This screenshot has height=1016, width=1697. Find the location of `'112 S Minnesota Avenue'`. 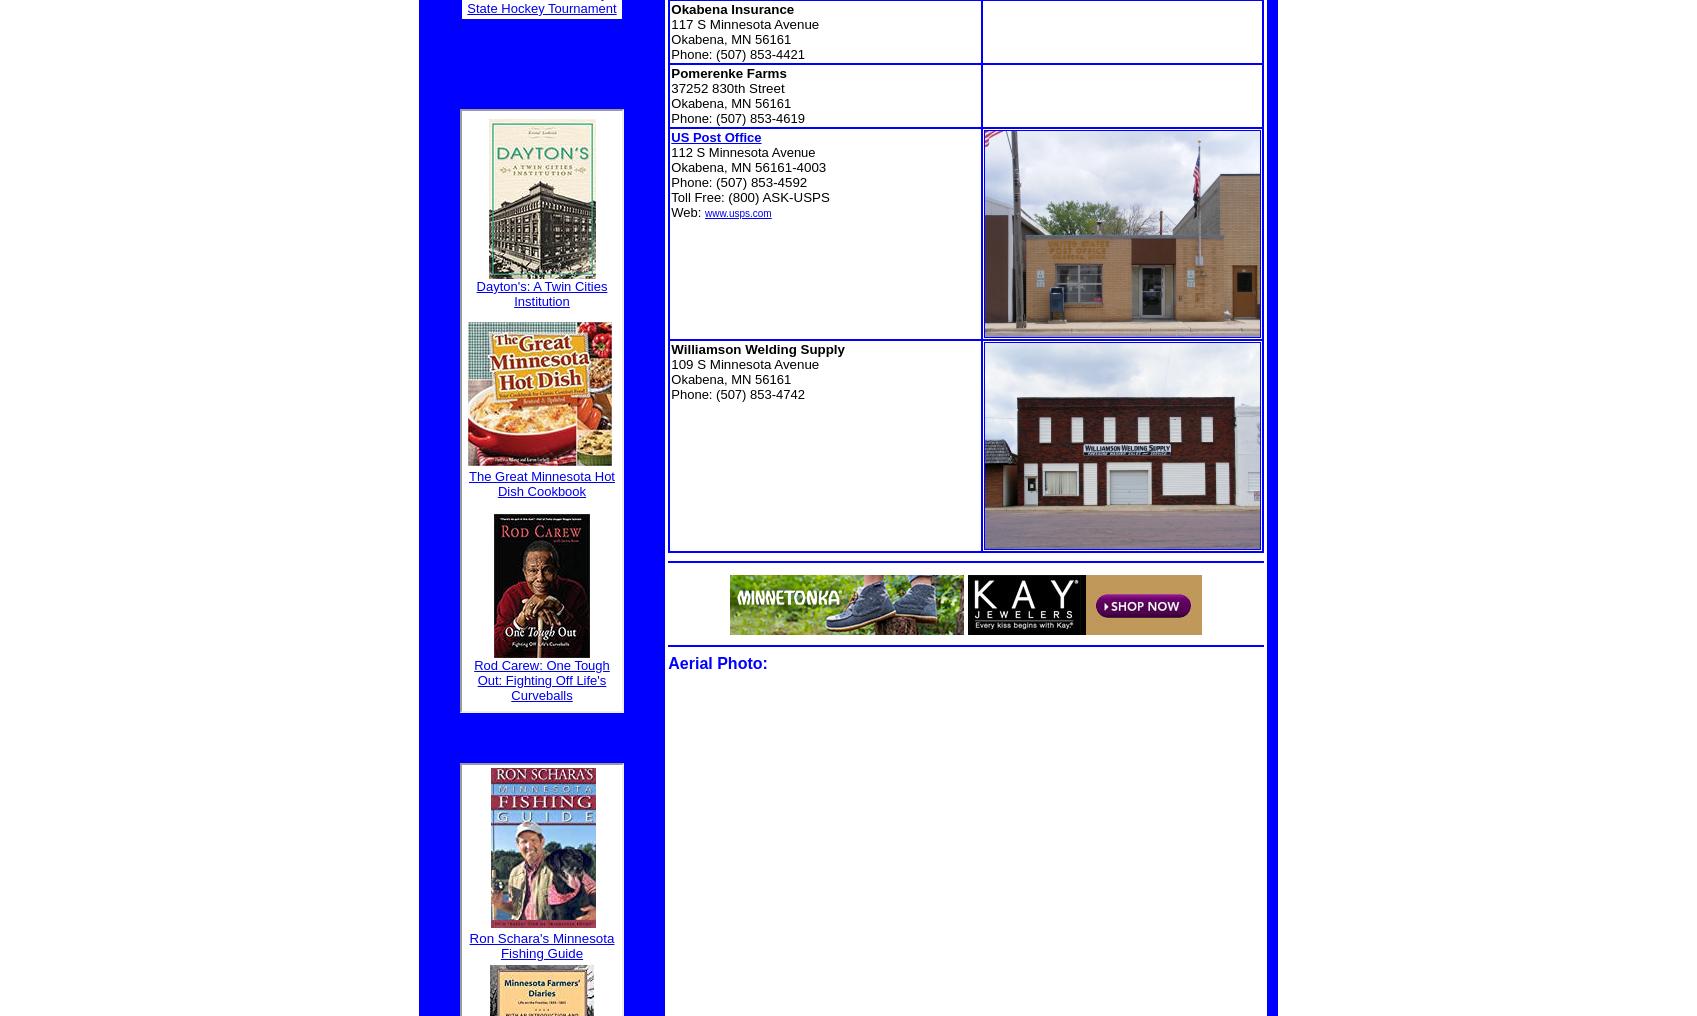

'112 S Minnesota Avenue' is located at coordinates (670, 151).